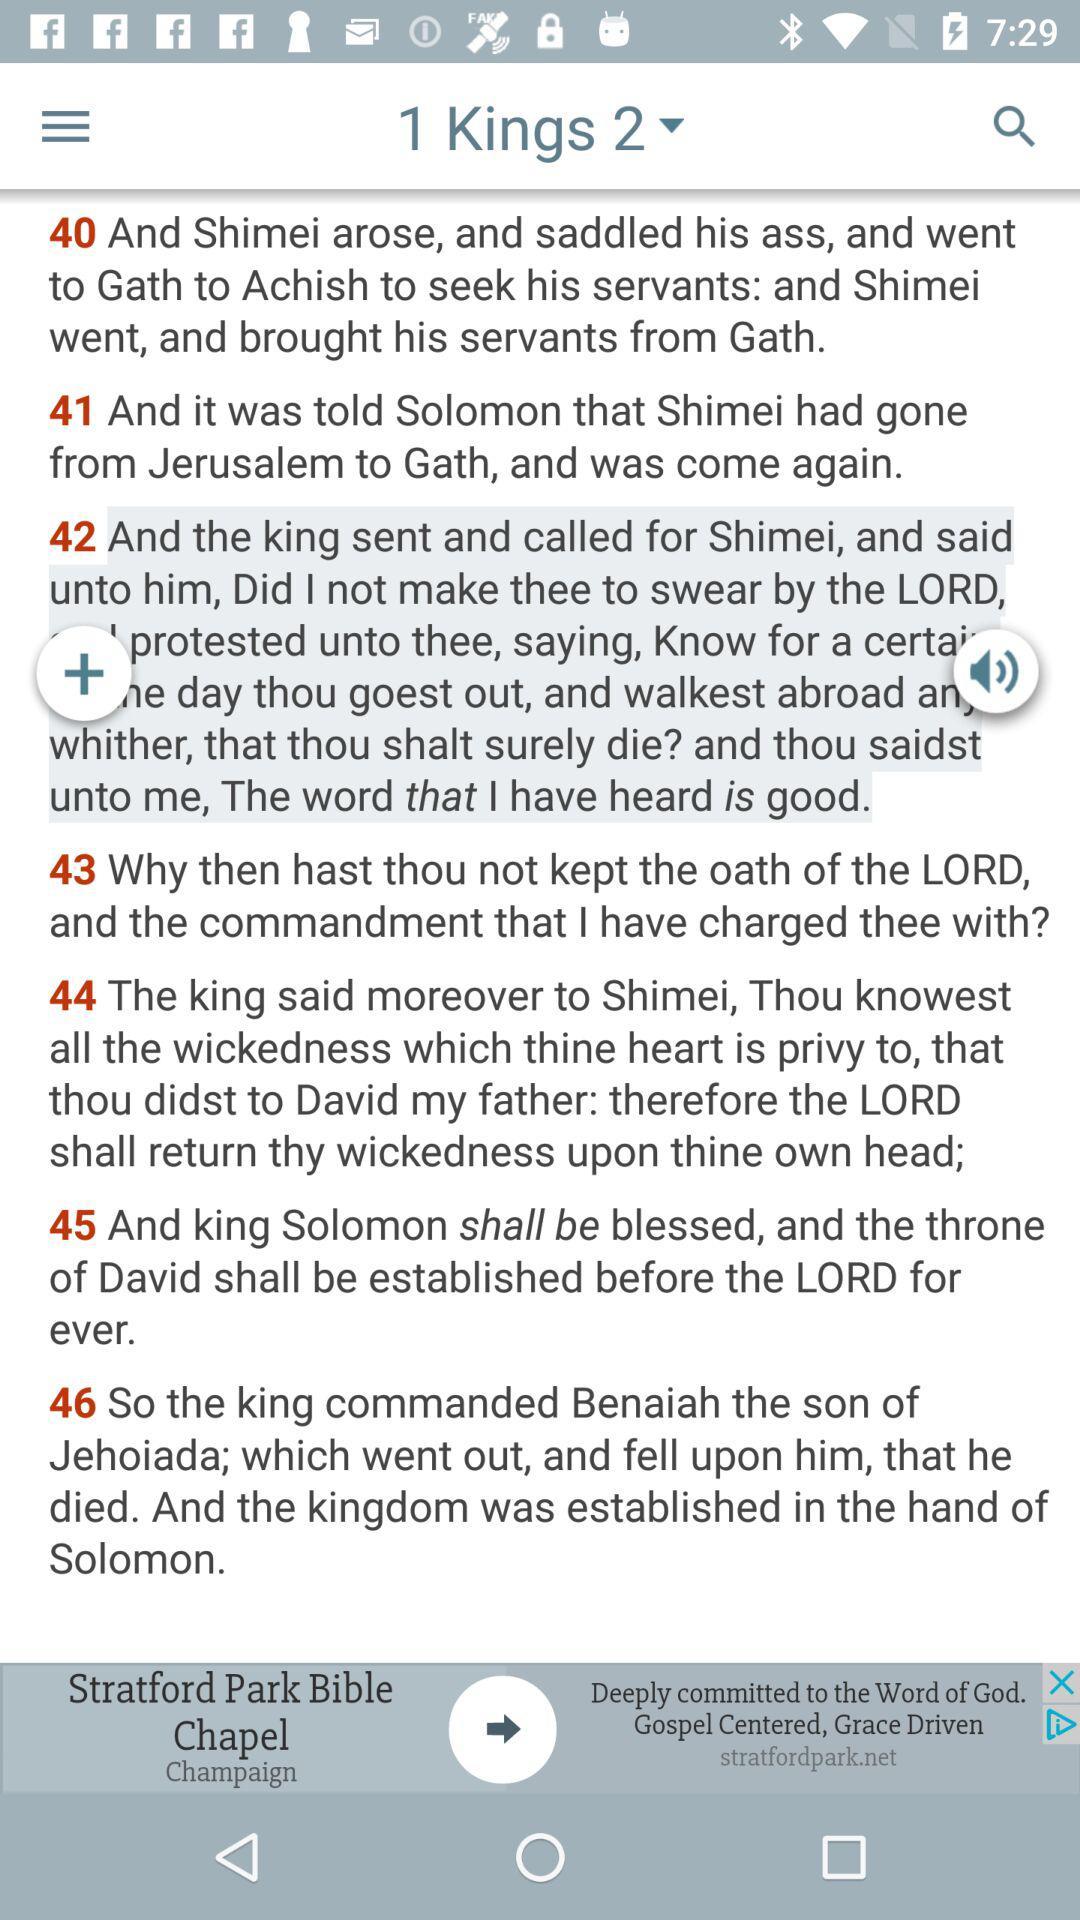 The height and width of the screenshot is (1920, 1080). What do you see at coordinates (995, 677) in the screenshot?
I see `change audio volume` at bounding box center [995, 677].